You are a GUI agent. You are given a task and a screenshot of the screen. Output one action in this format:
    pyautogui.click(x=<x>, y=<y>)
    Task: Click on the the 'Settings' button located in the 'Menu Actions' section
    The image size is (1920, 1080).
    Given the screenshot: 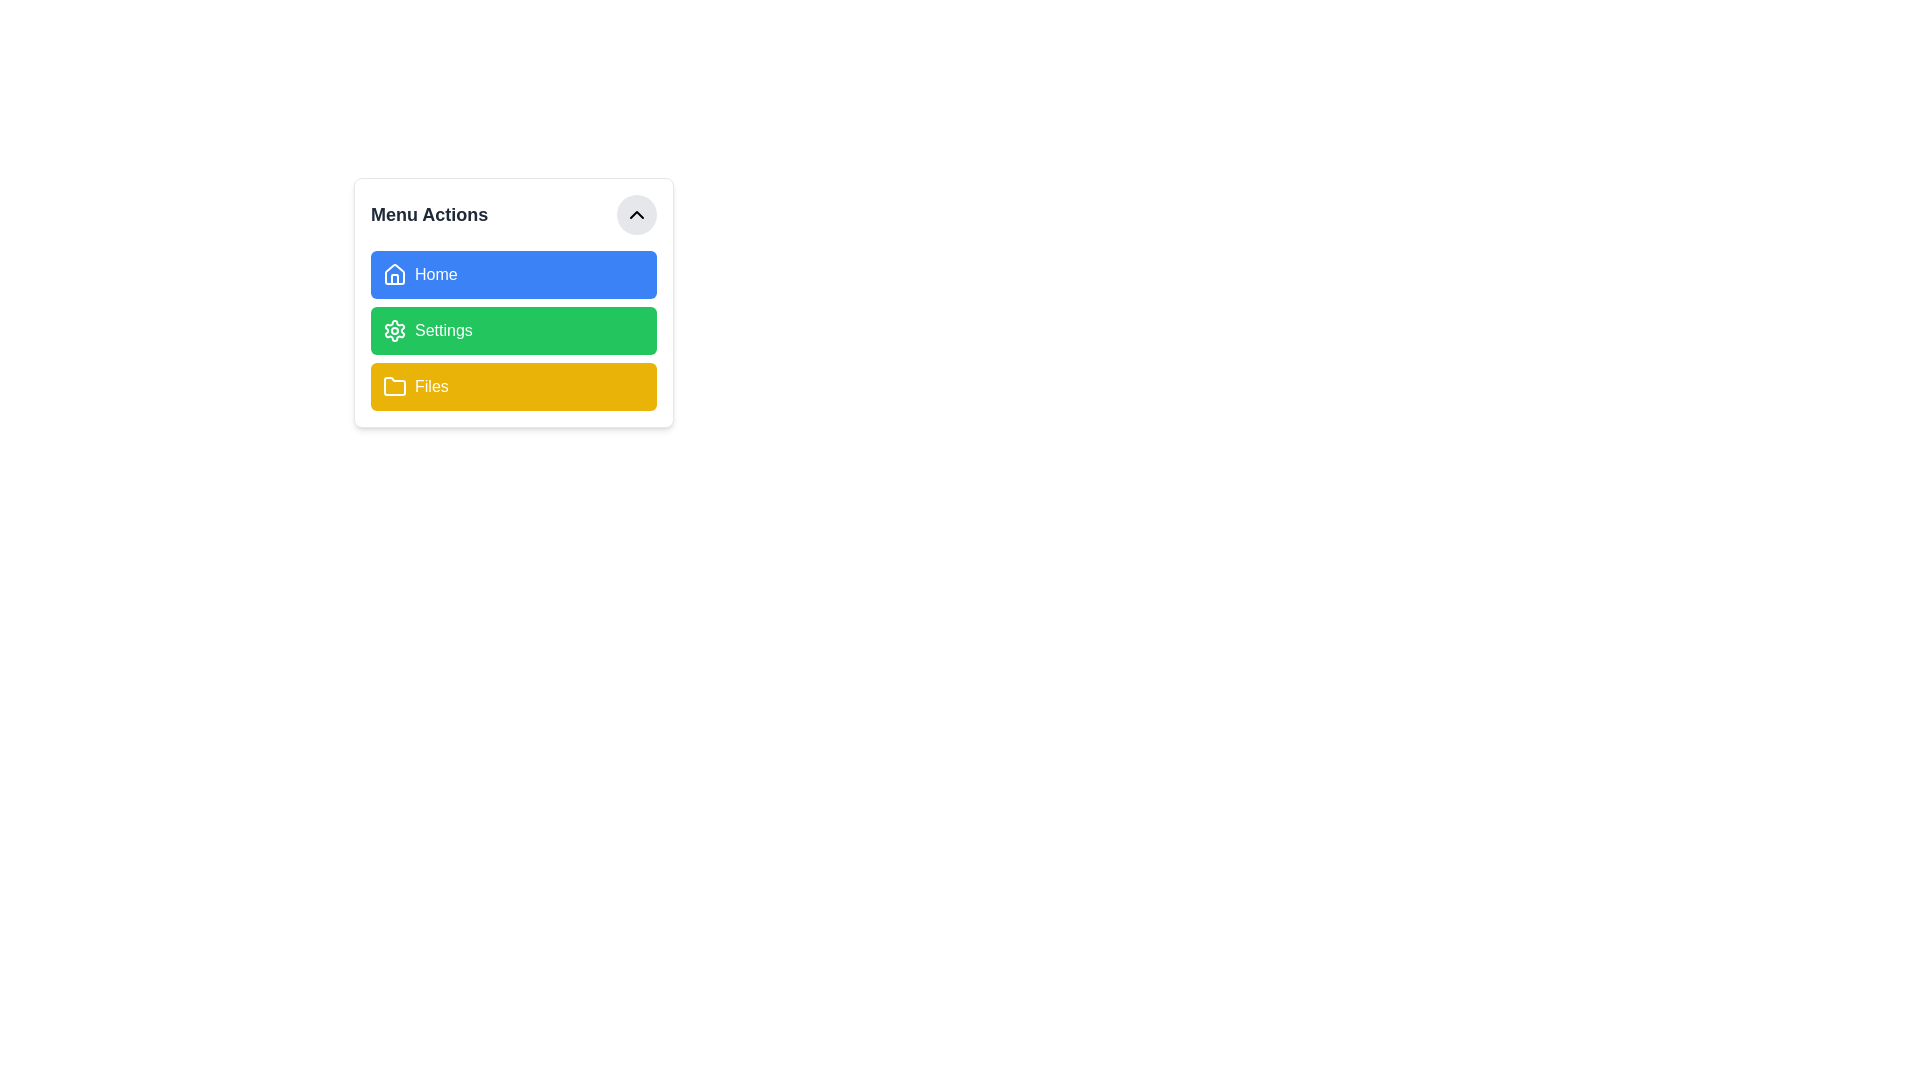 What is the action you would take?
    pyautogui.click(x=513, y=330)
    